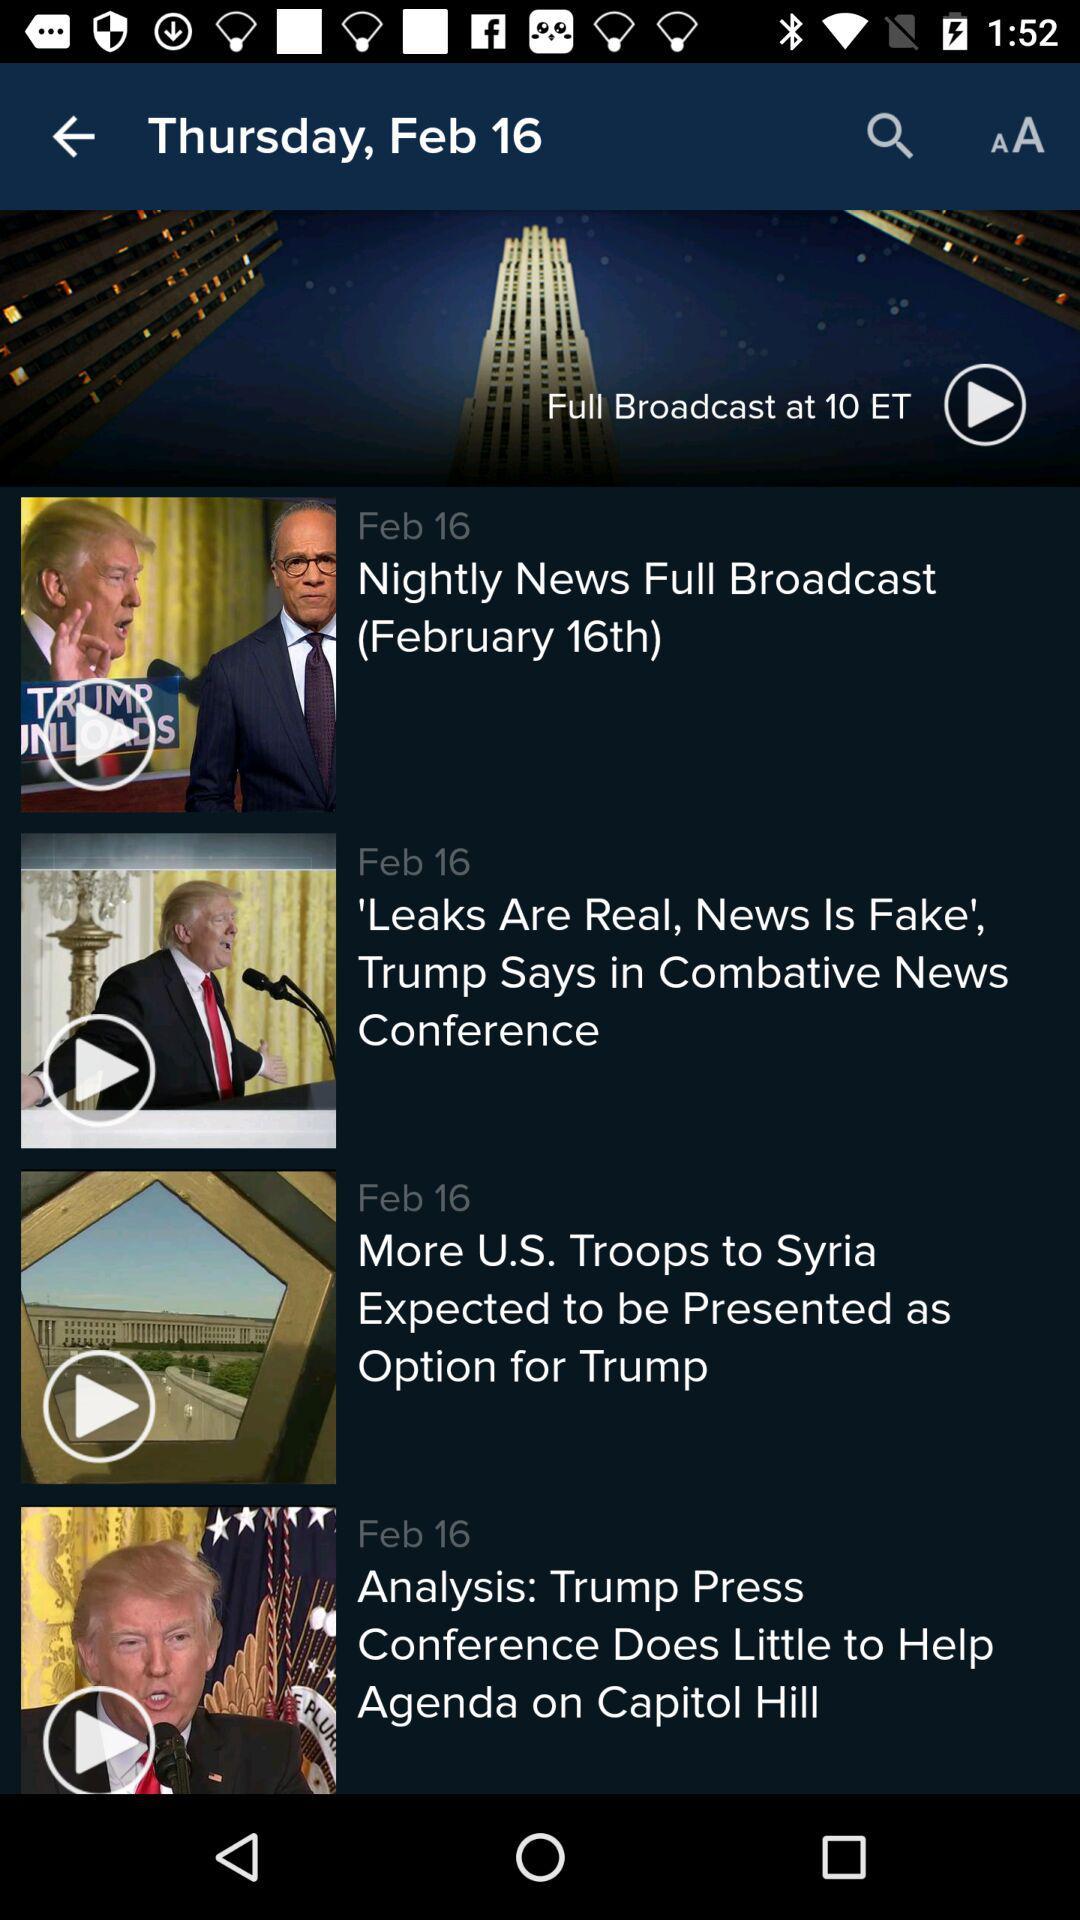 Image resolution: width=1080 pixels, height=1920 pixels. Describe the element at coordinates (890, 135) in the screenshot. I see `icon next to the thursday, feb 16` at that location.